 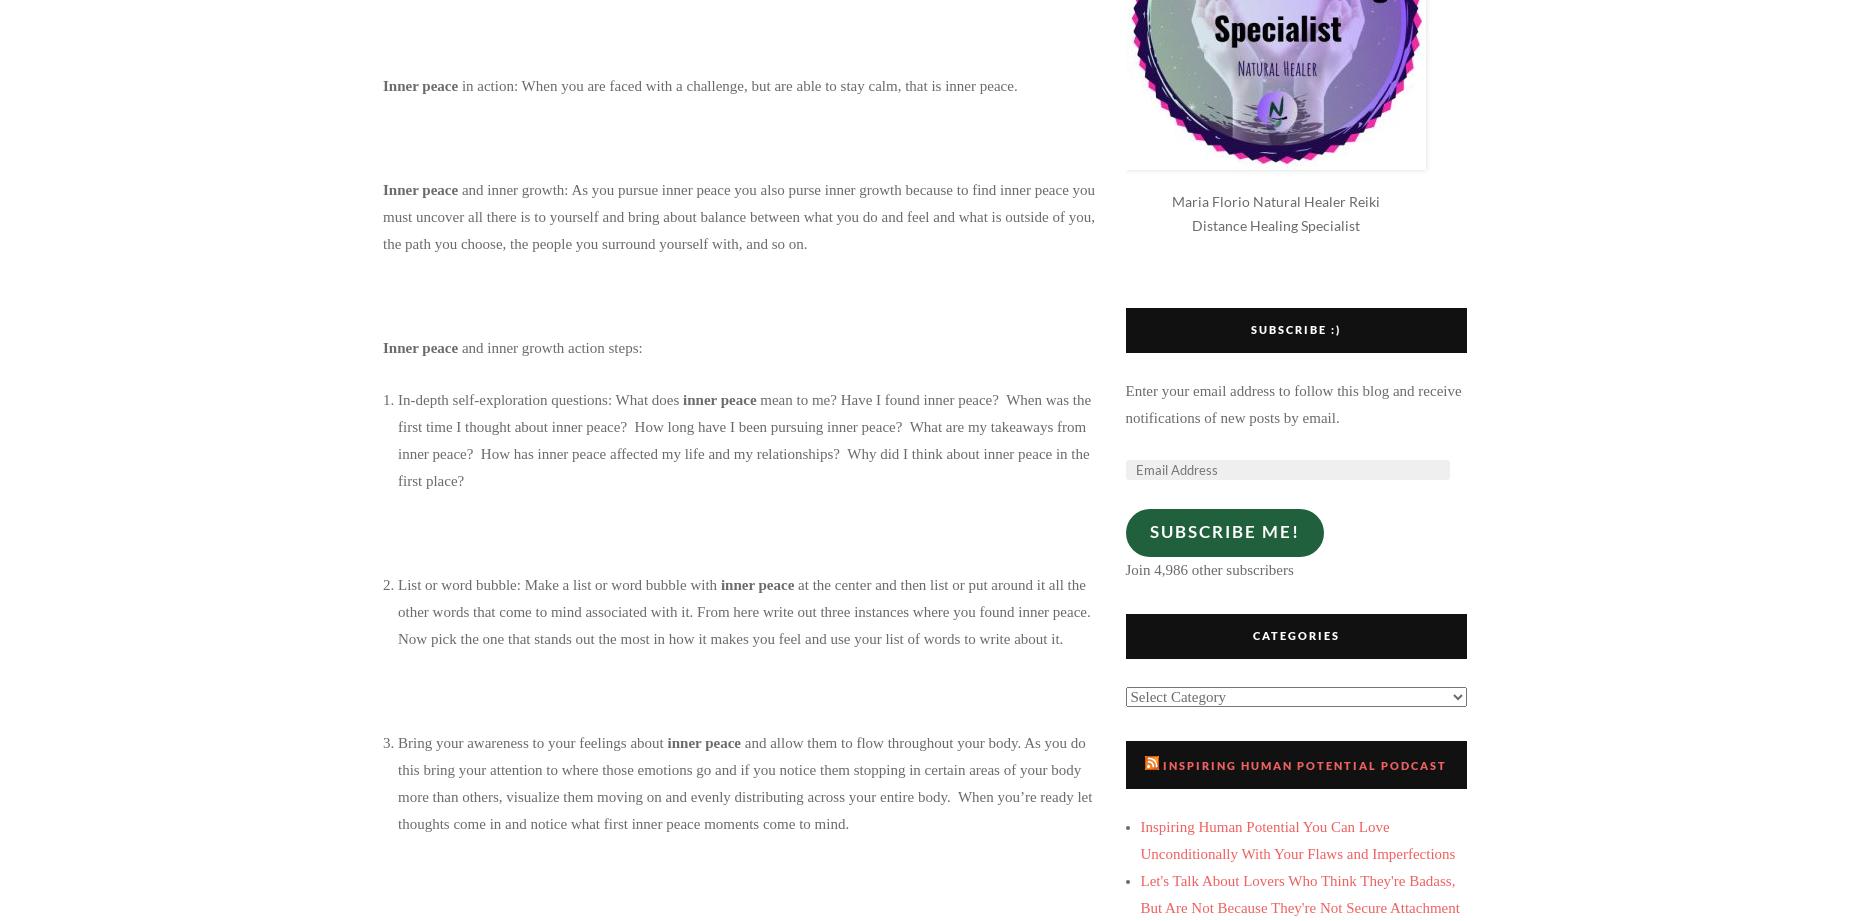 What do you see at coordinates (744, 439) in the screenshot?
I see `'mean to me? Have I found inner peace?  When was the first time I thought about inner peace?  How long have I been pursuing inner peace?  What are my takeaways from inner peace?  How has inner peace affected my life and my relationships?  Why did I think about inner peace in the first place?'` at bounding box center [744, 439].